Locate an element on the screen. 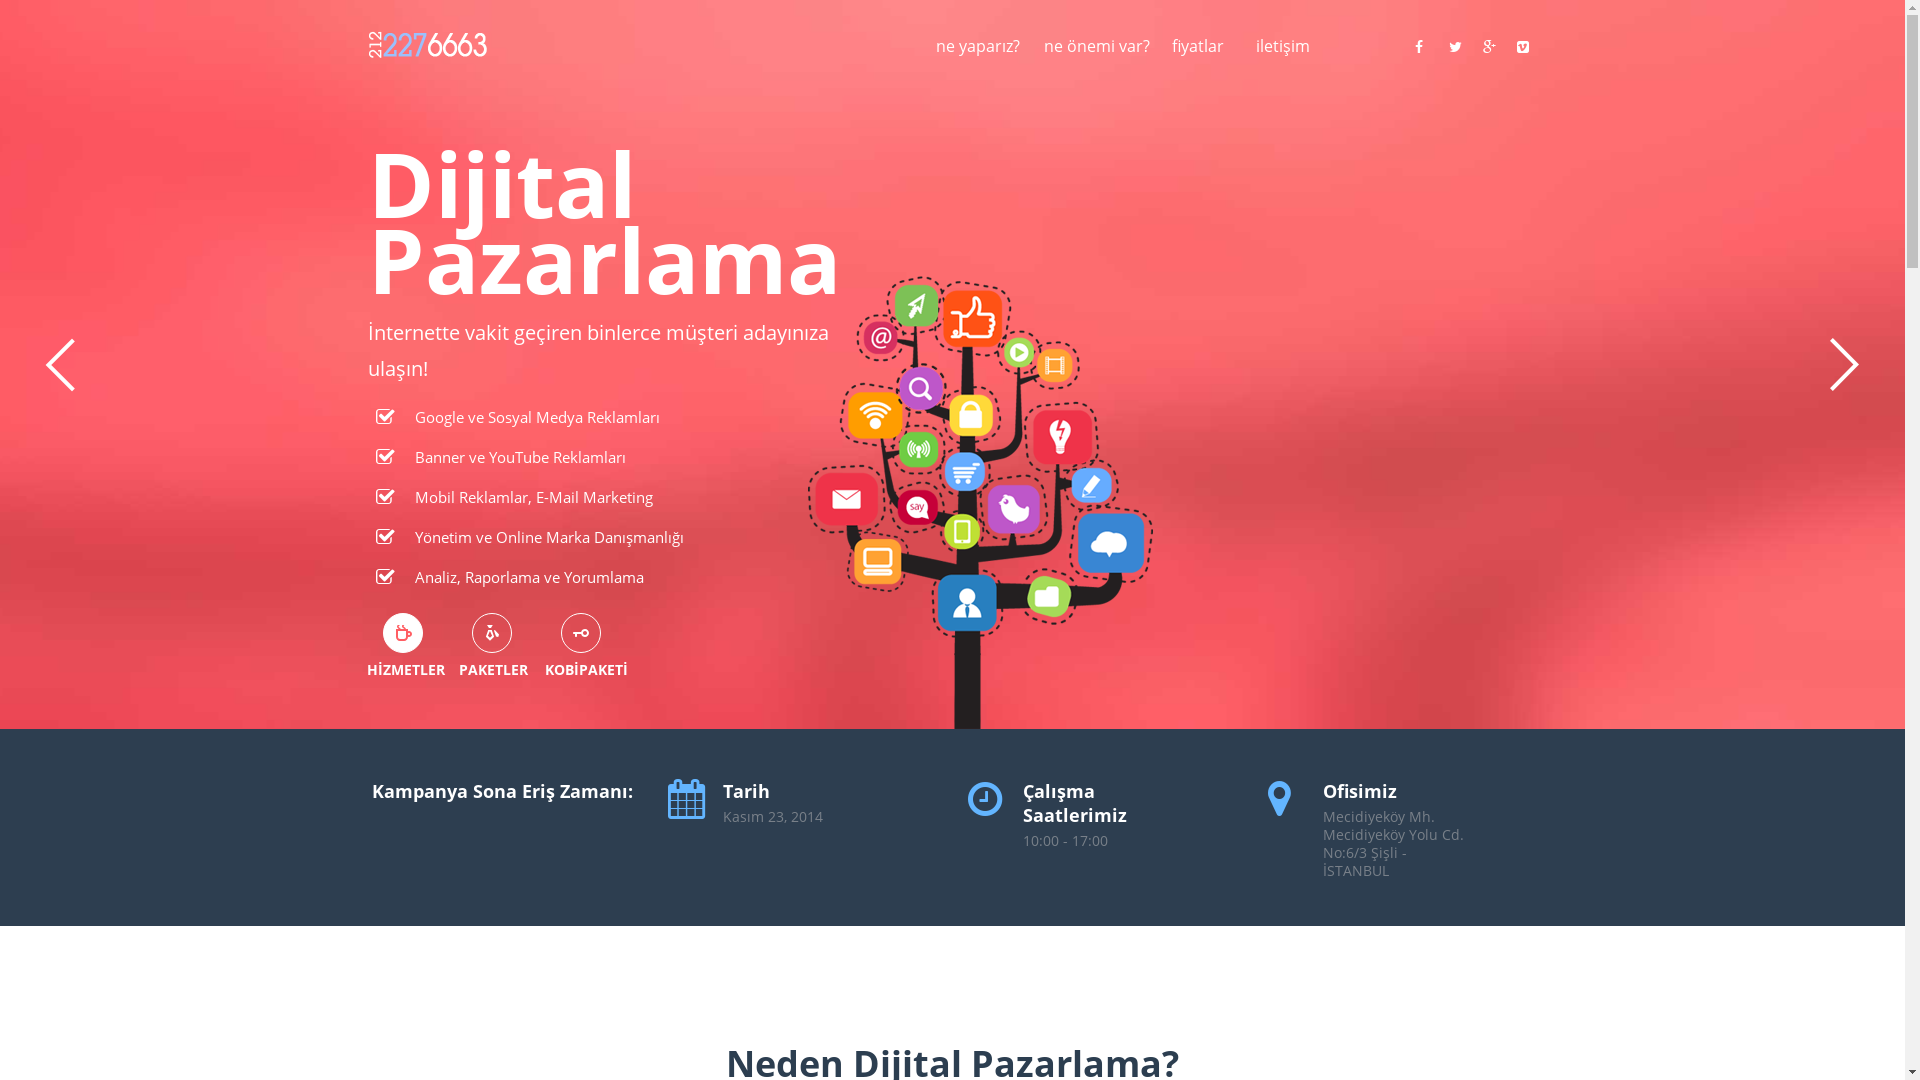 The width and height of the screenshot is (1920, 1080). 'PAKETLER' is located at coordinates (491, 632).